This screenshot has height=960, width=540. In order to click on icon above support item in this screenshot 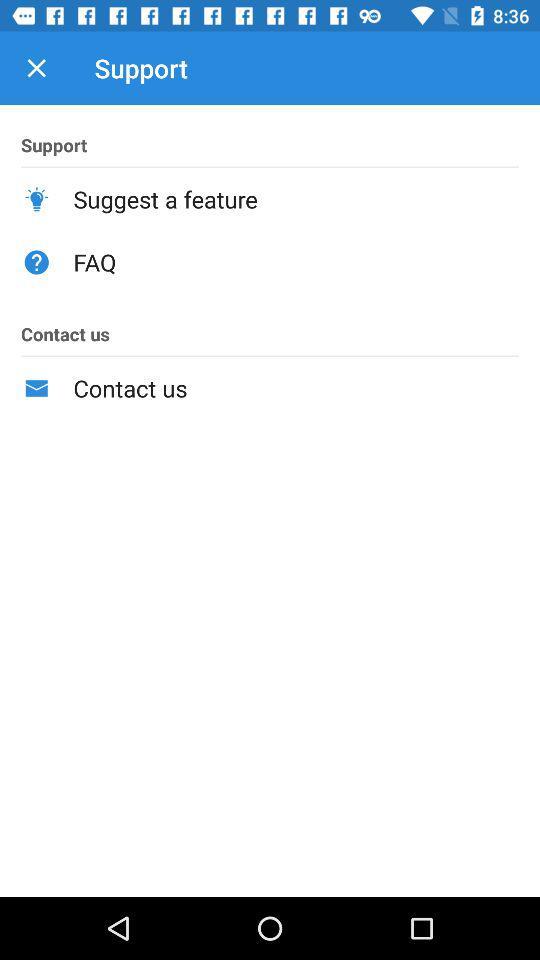, I will do `click(36, 68)`.